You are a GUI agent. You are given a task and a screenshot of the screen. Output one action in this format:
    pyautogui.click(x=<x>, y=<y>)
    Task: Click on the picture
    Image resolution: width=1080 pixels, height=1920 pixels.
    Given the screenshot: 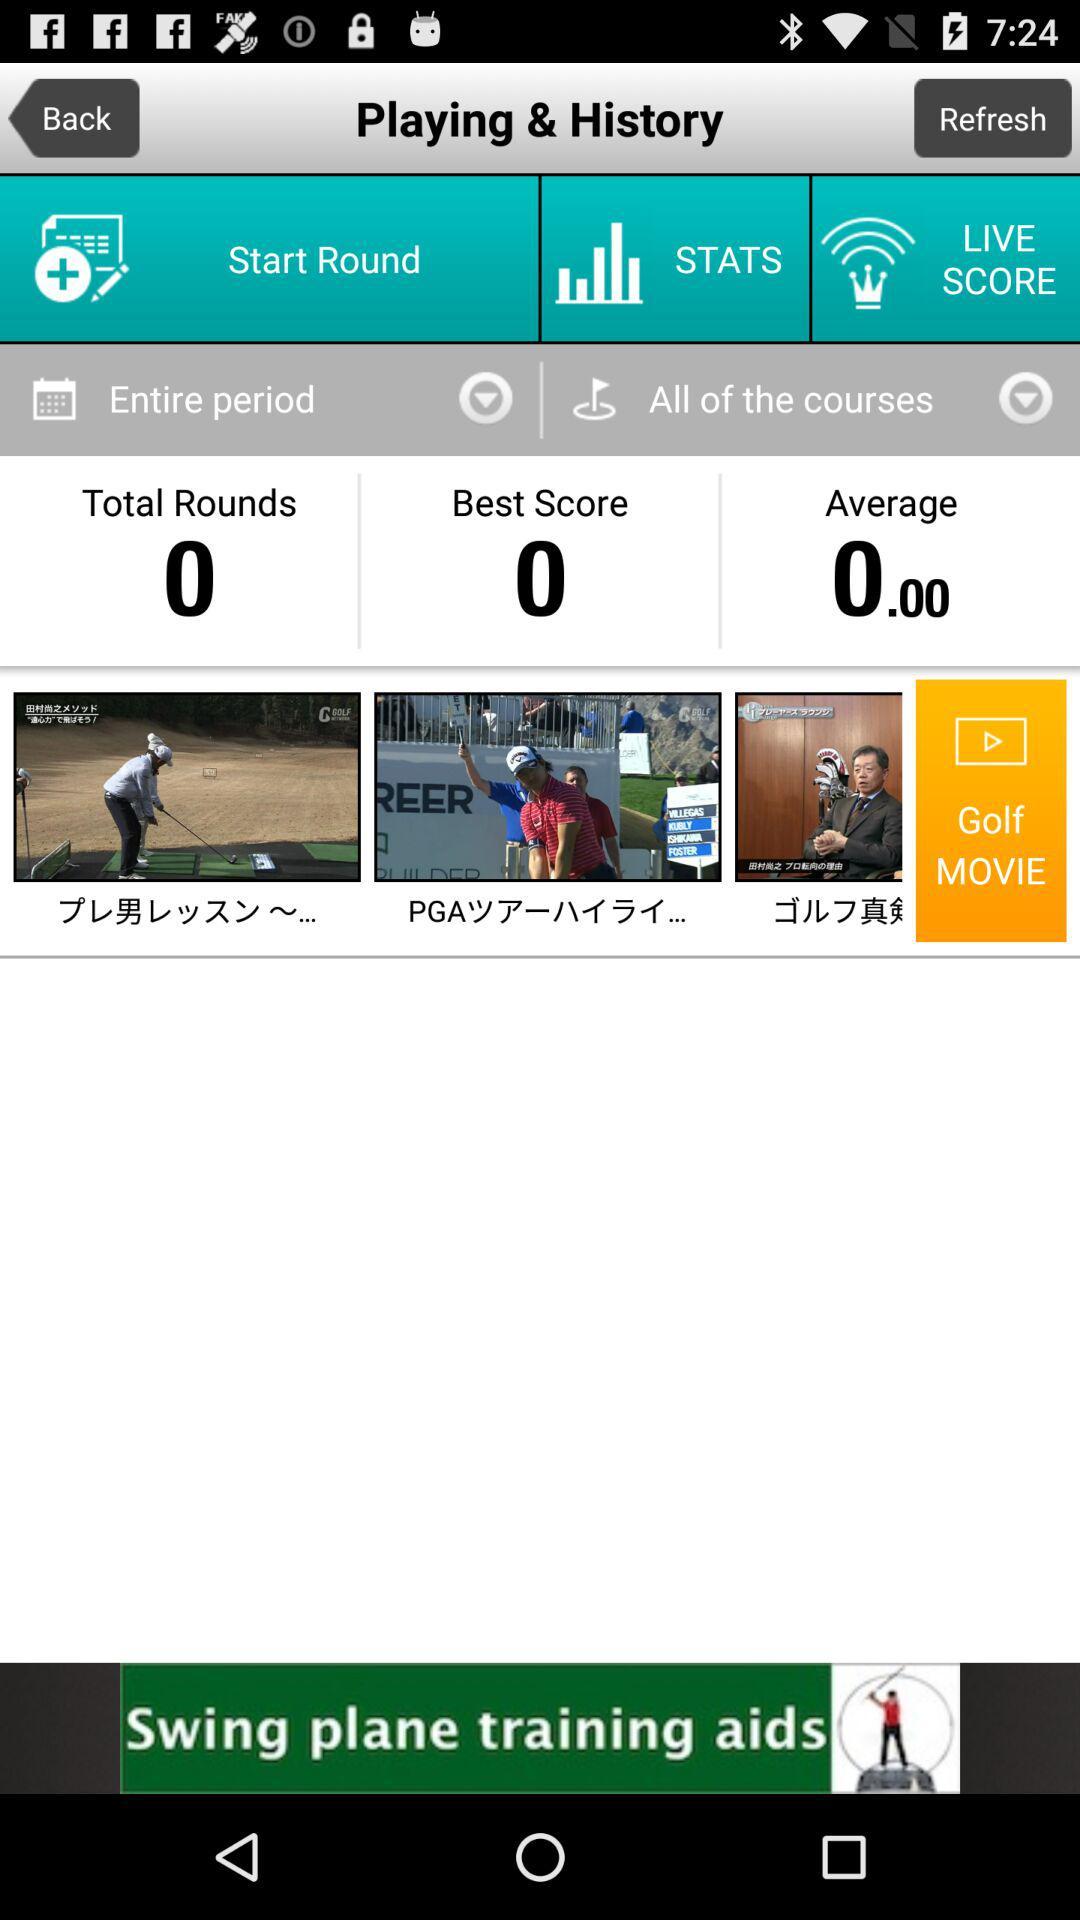 What is the action you would take?
    pyautogui.click(x=820, y=786)
    